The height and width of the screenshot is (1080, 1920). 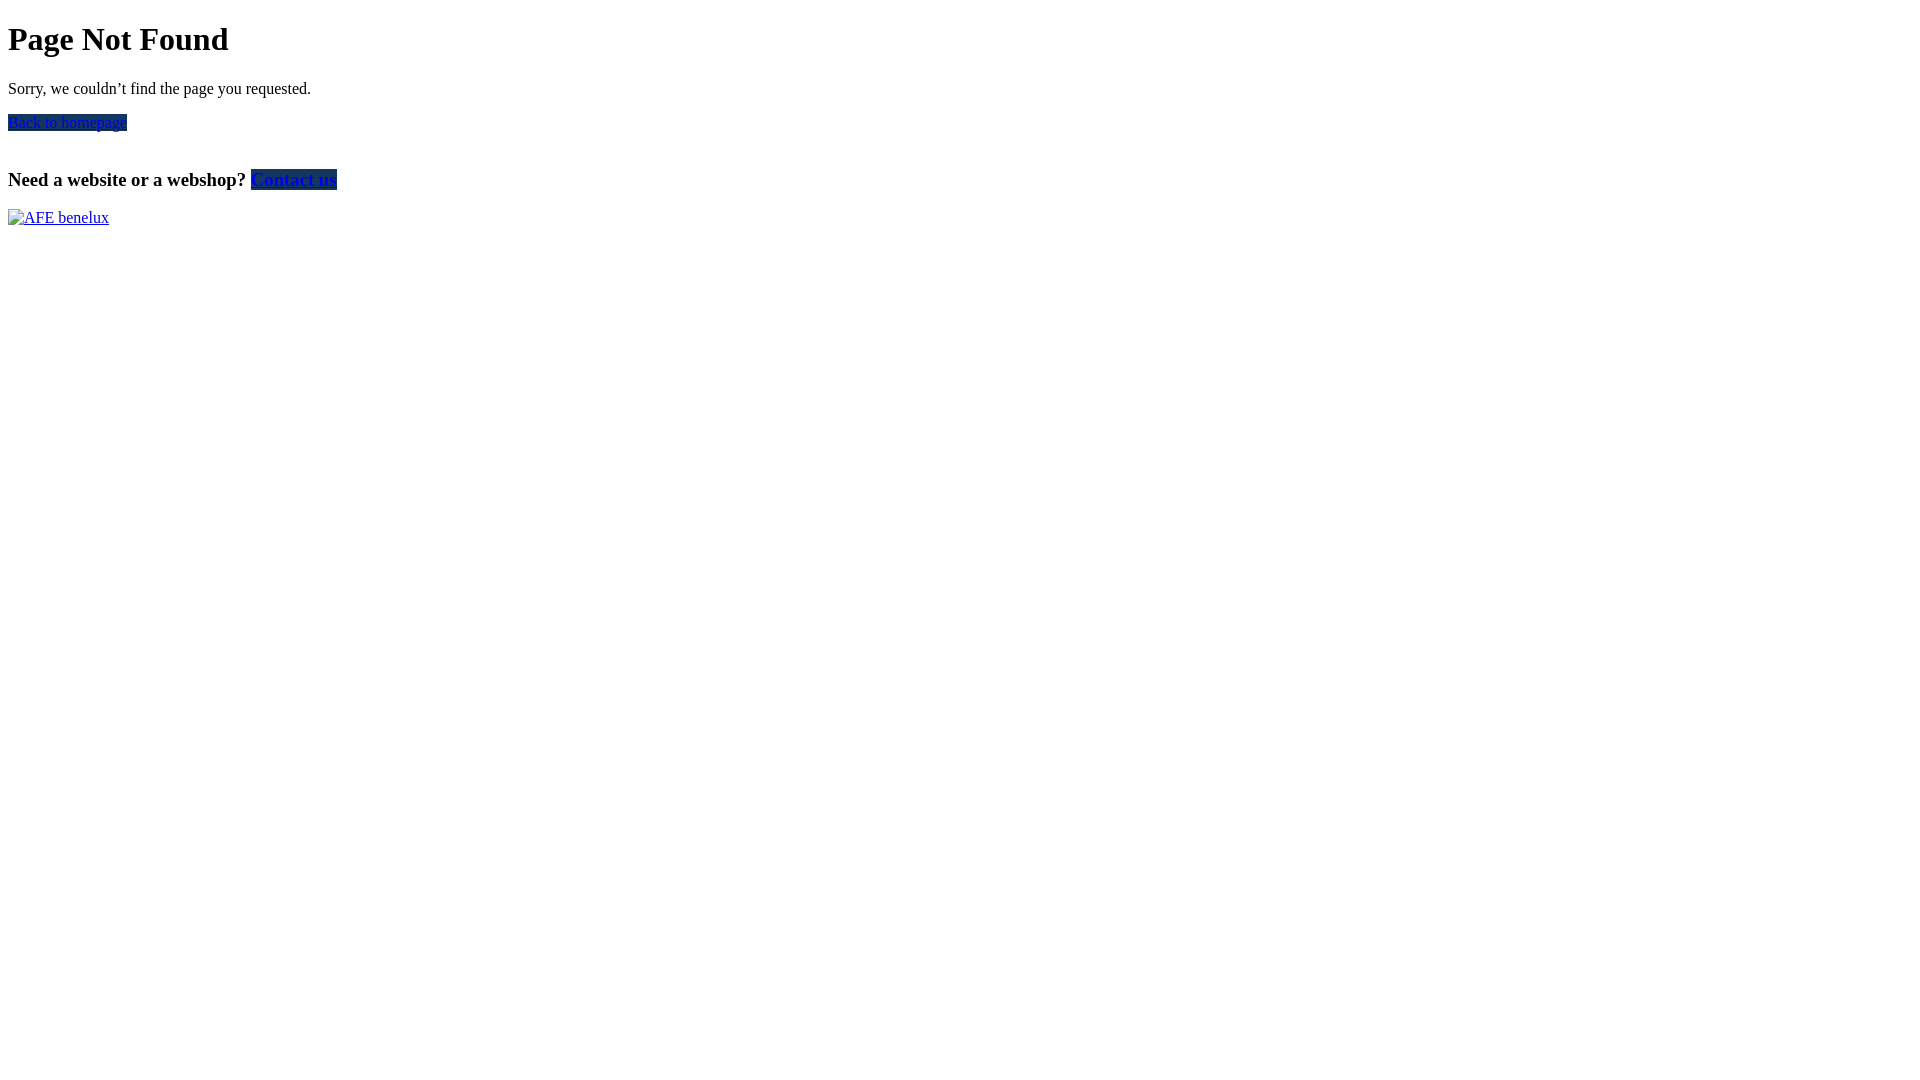 I want to click on 'AFE benelux', so click(x=58, y=217).